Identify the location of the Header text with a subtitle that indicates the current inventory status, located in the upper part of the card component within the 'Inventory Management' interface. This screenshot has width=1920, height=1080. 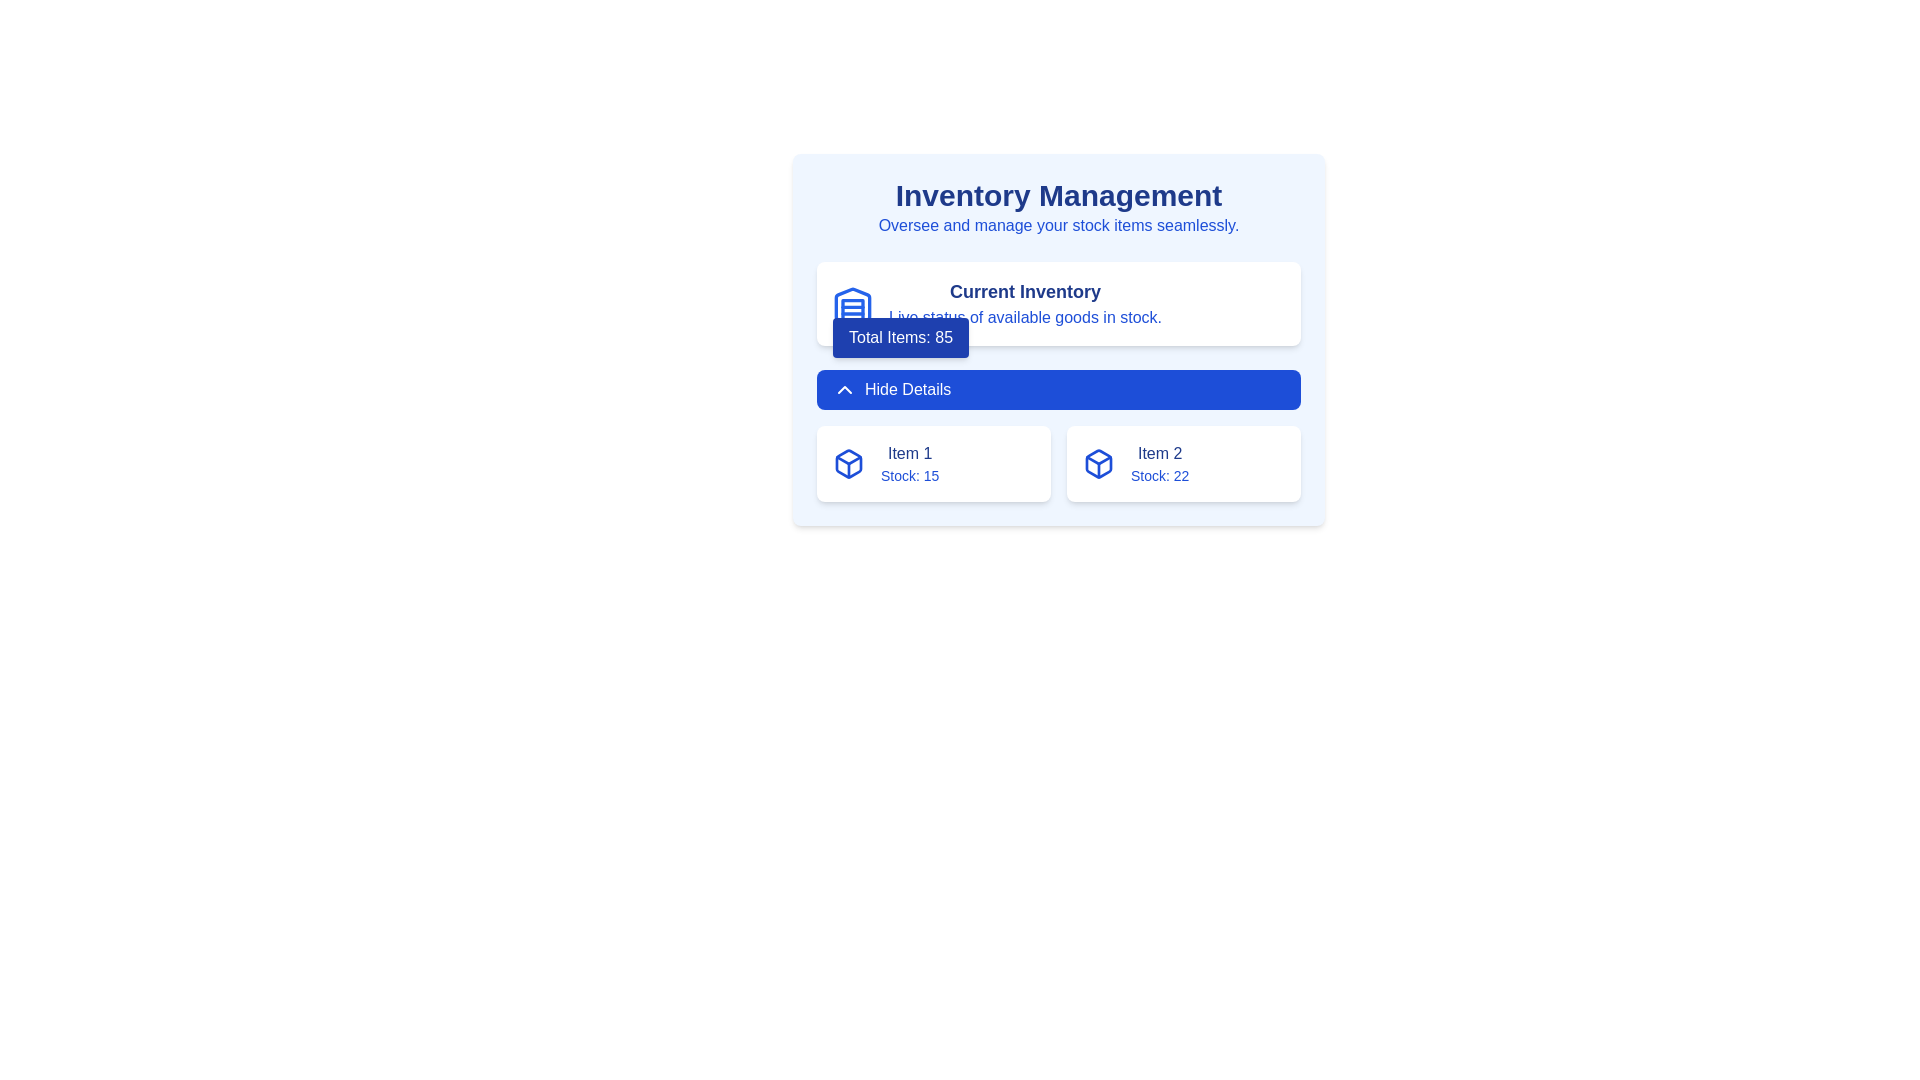
(1025, 304).